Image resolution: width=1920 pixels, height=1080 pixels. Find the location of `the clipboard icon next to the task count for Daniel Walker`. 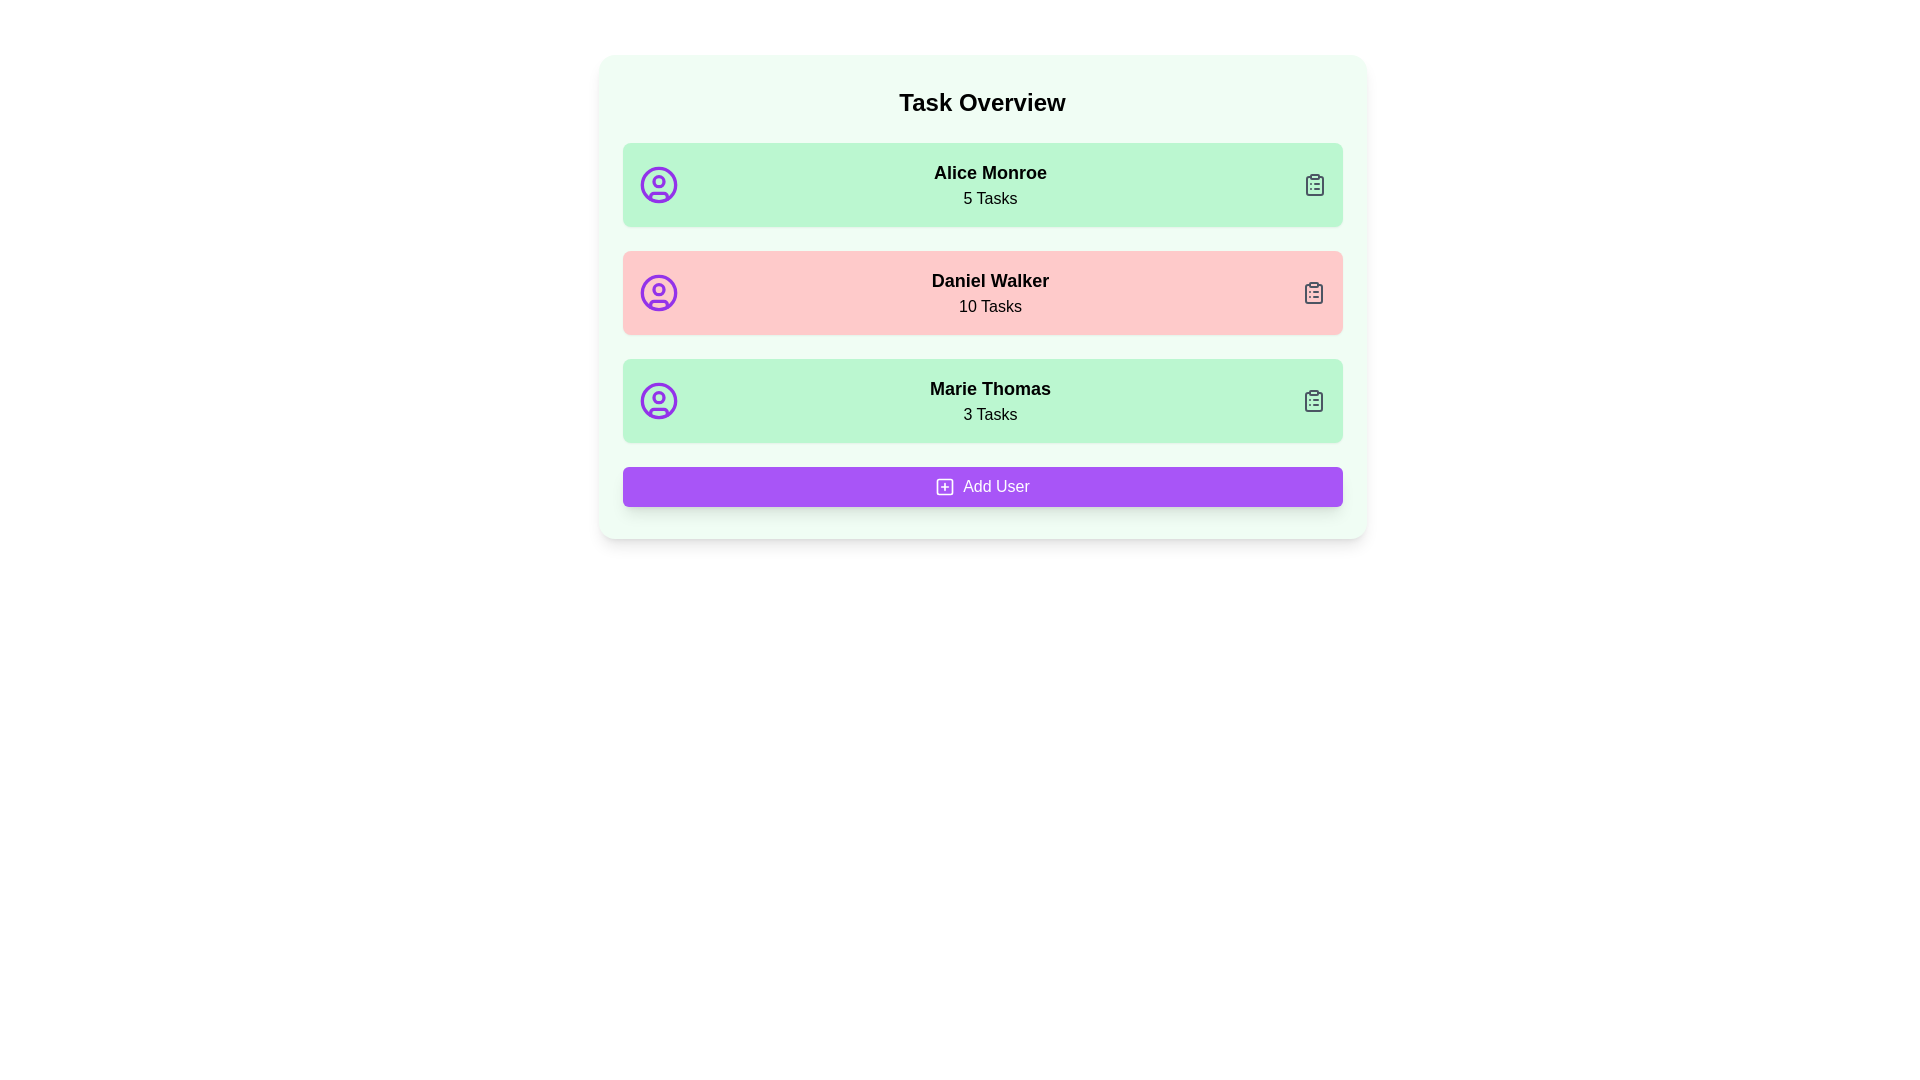

the clipboard icon next to the task count for Daniel Walker is located at coordinates (1314, 293).